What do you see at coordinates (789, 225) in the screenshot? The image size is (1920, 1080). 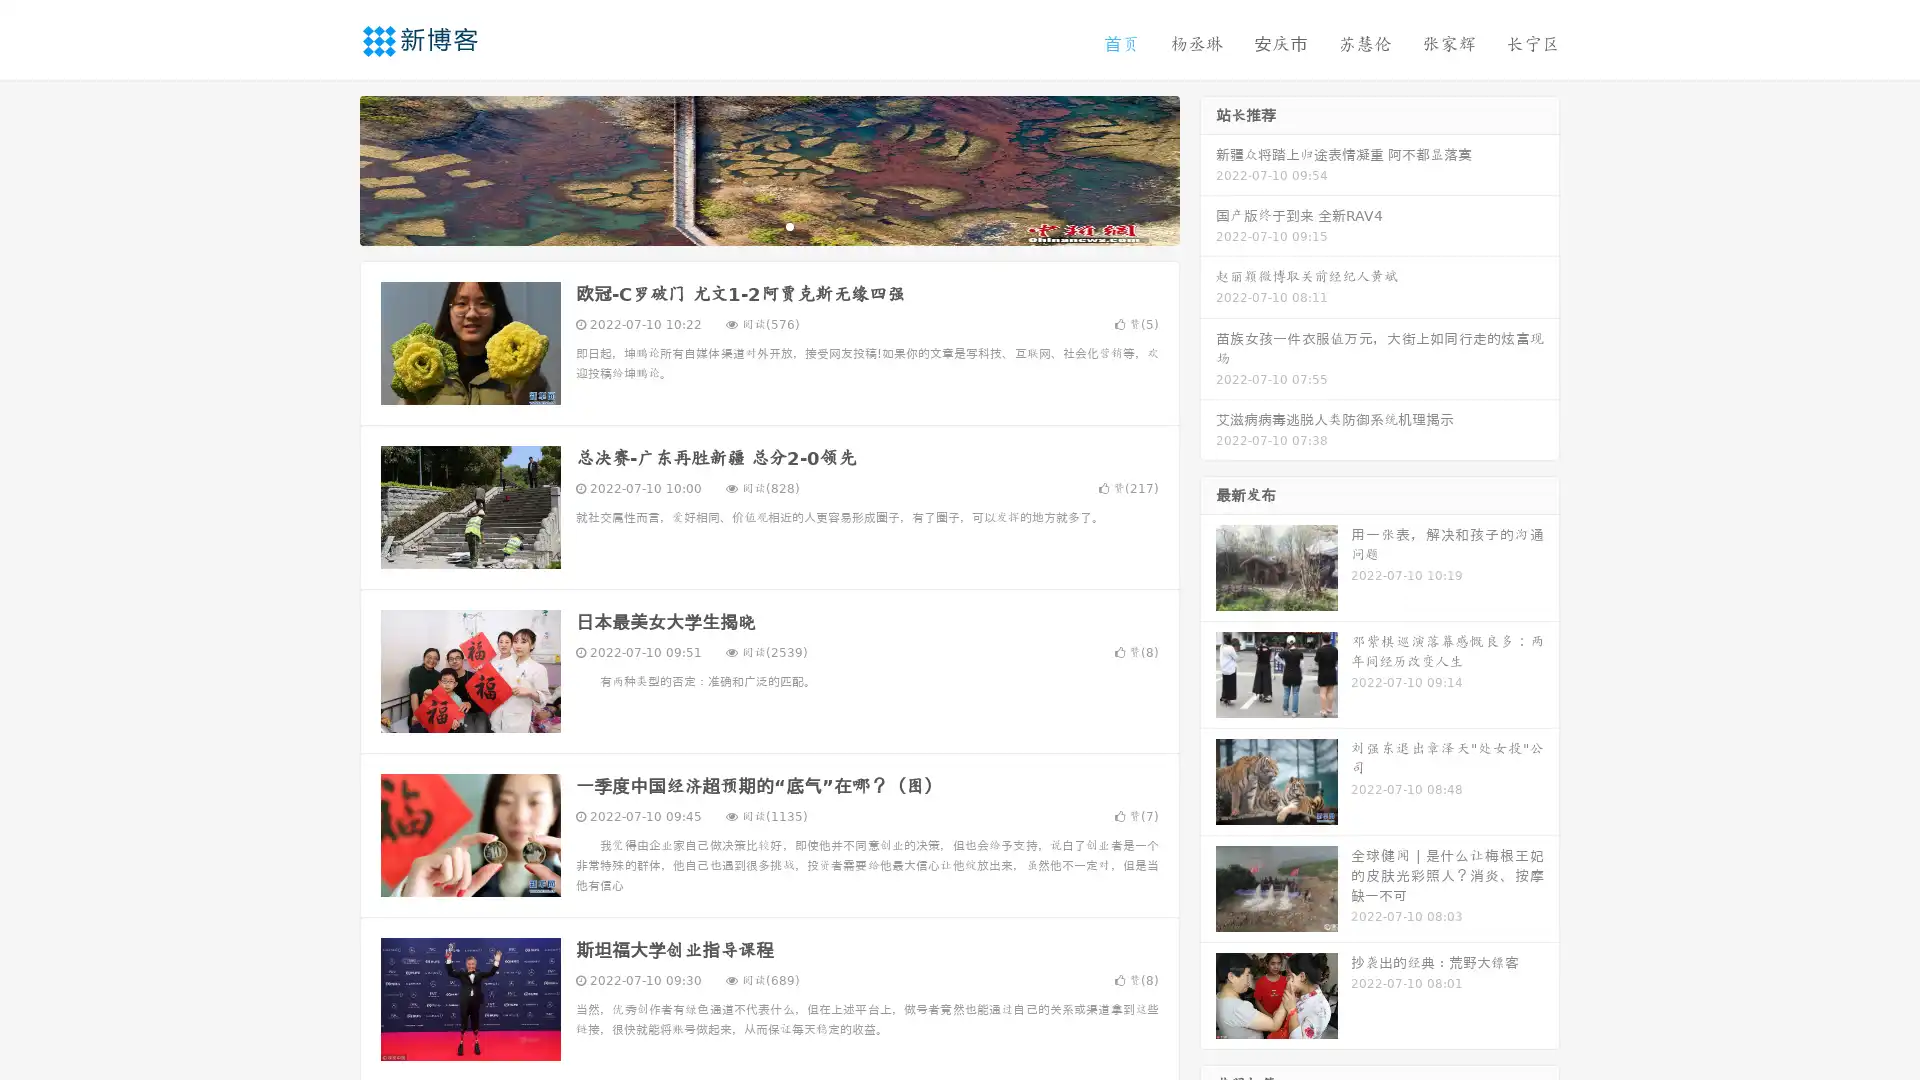 I see `Go to slide 3` at bounding box center [789, 225].